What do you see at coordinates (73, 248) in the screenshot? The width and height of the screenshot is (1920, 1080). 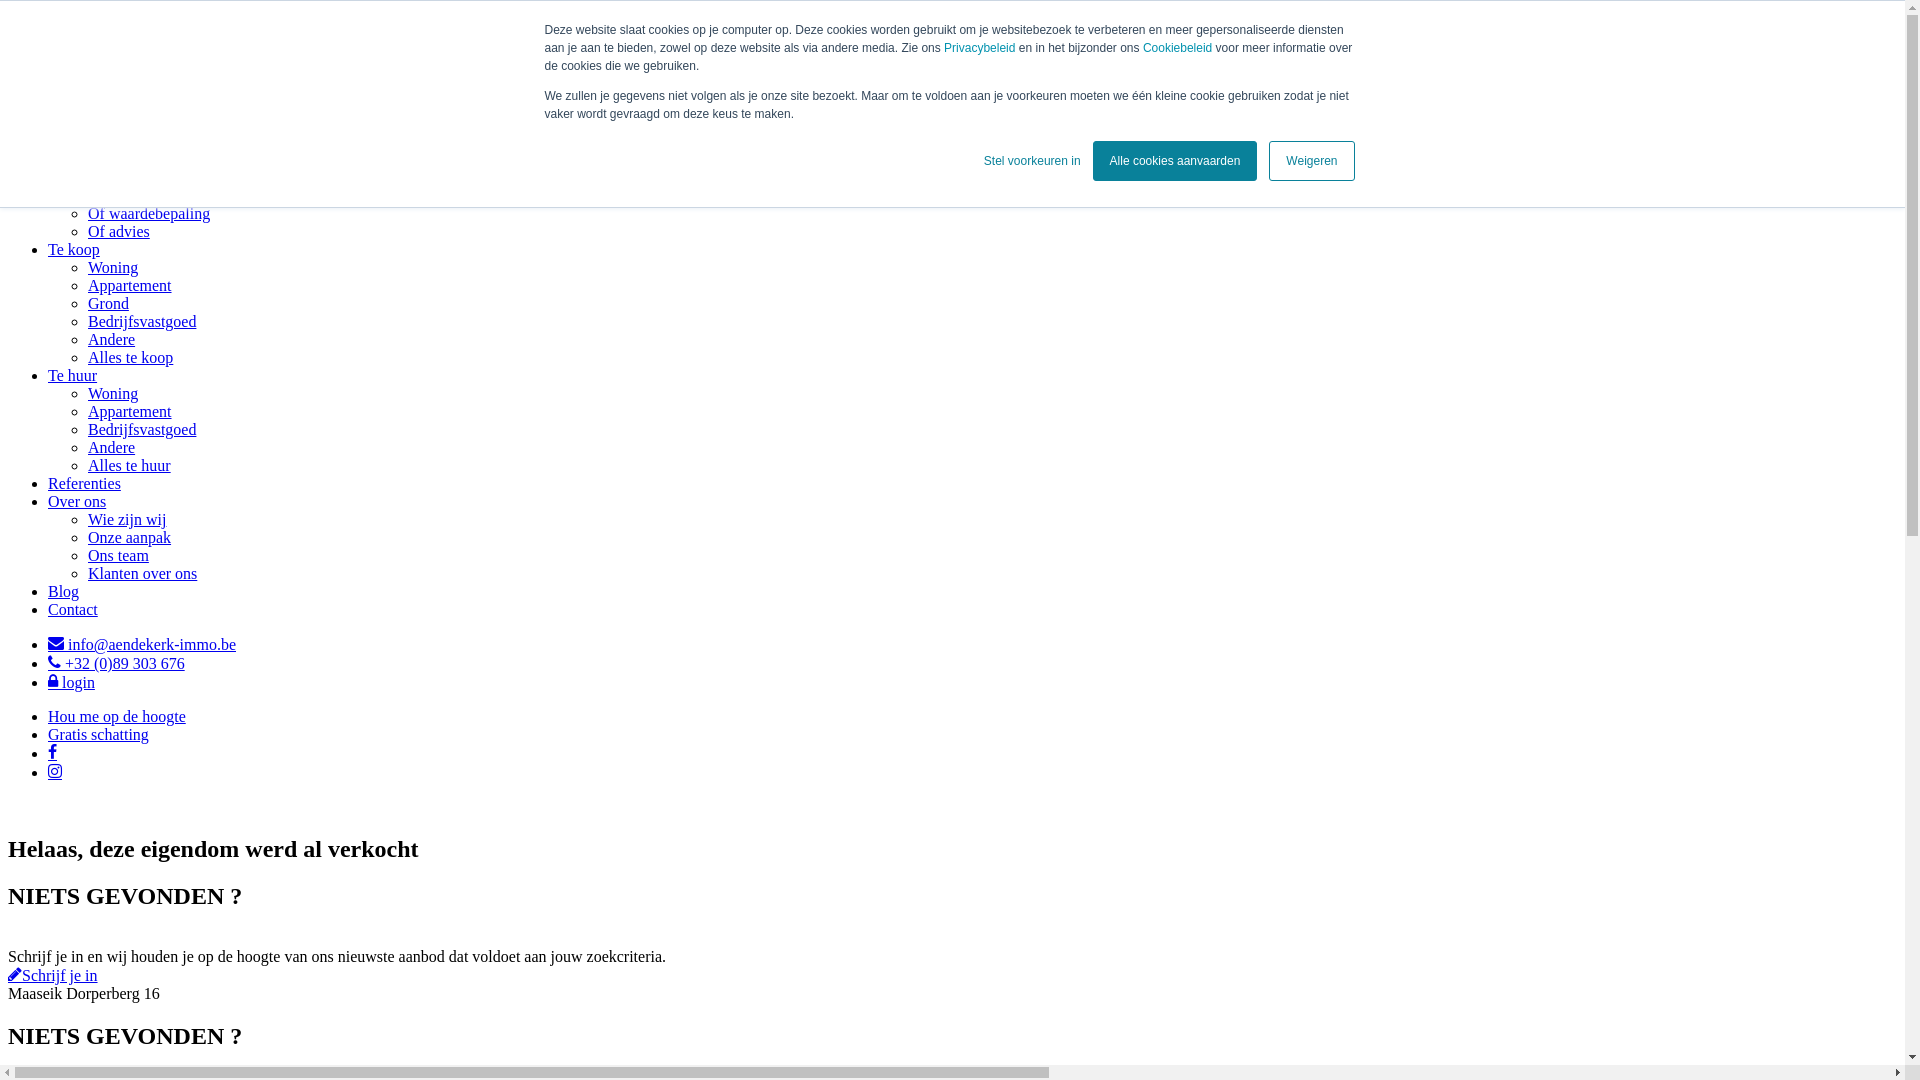 I see `'Te koop'` at bounding box center [73, 248].